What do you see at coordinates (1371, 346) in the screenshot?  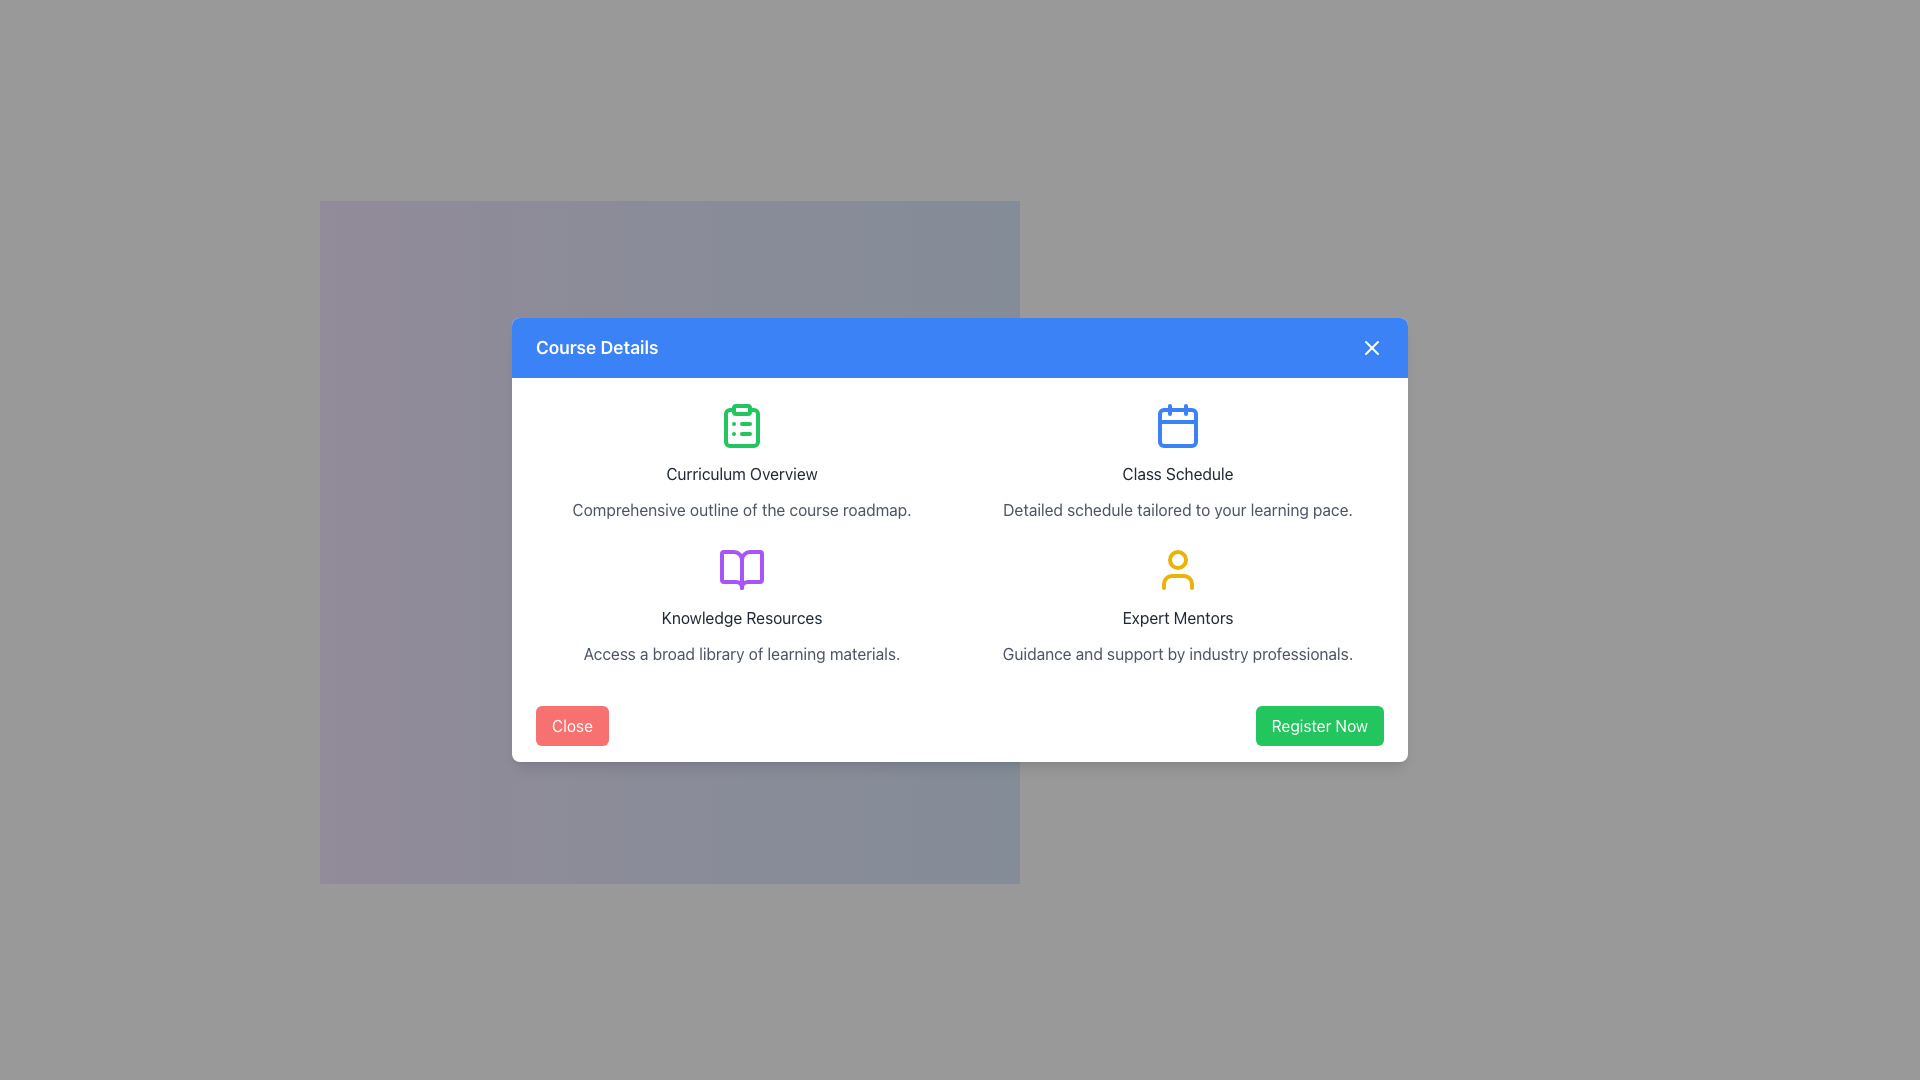 I see `the 'X' icon element` at bounding box center [1371, 346].